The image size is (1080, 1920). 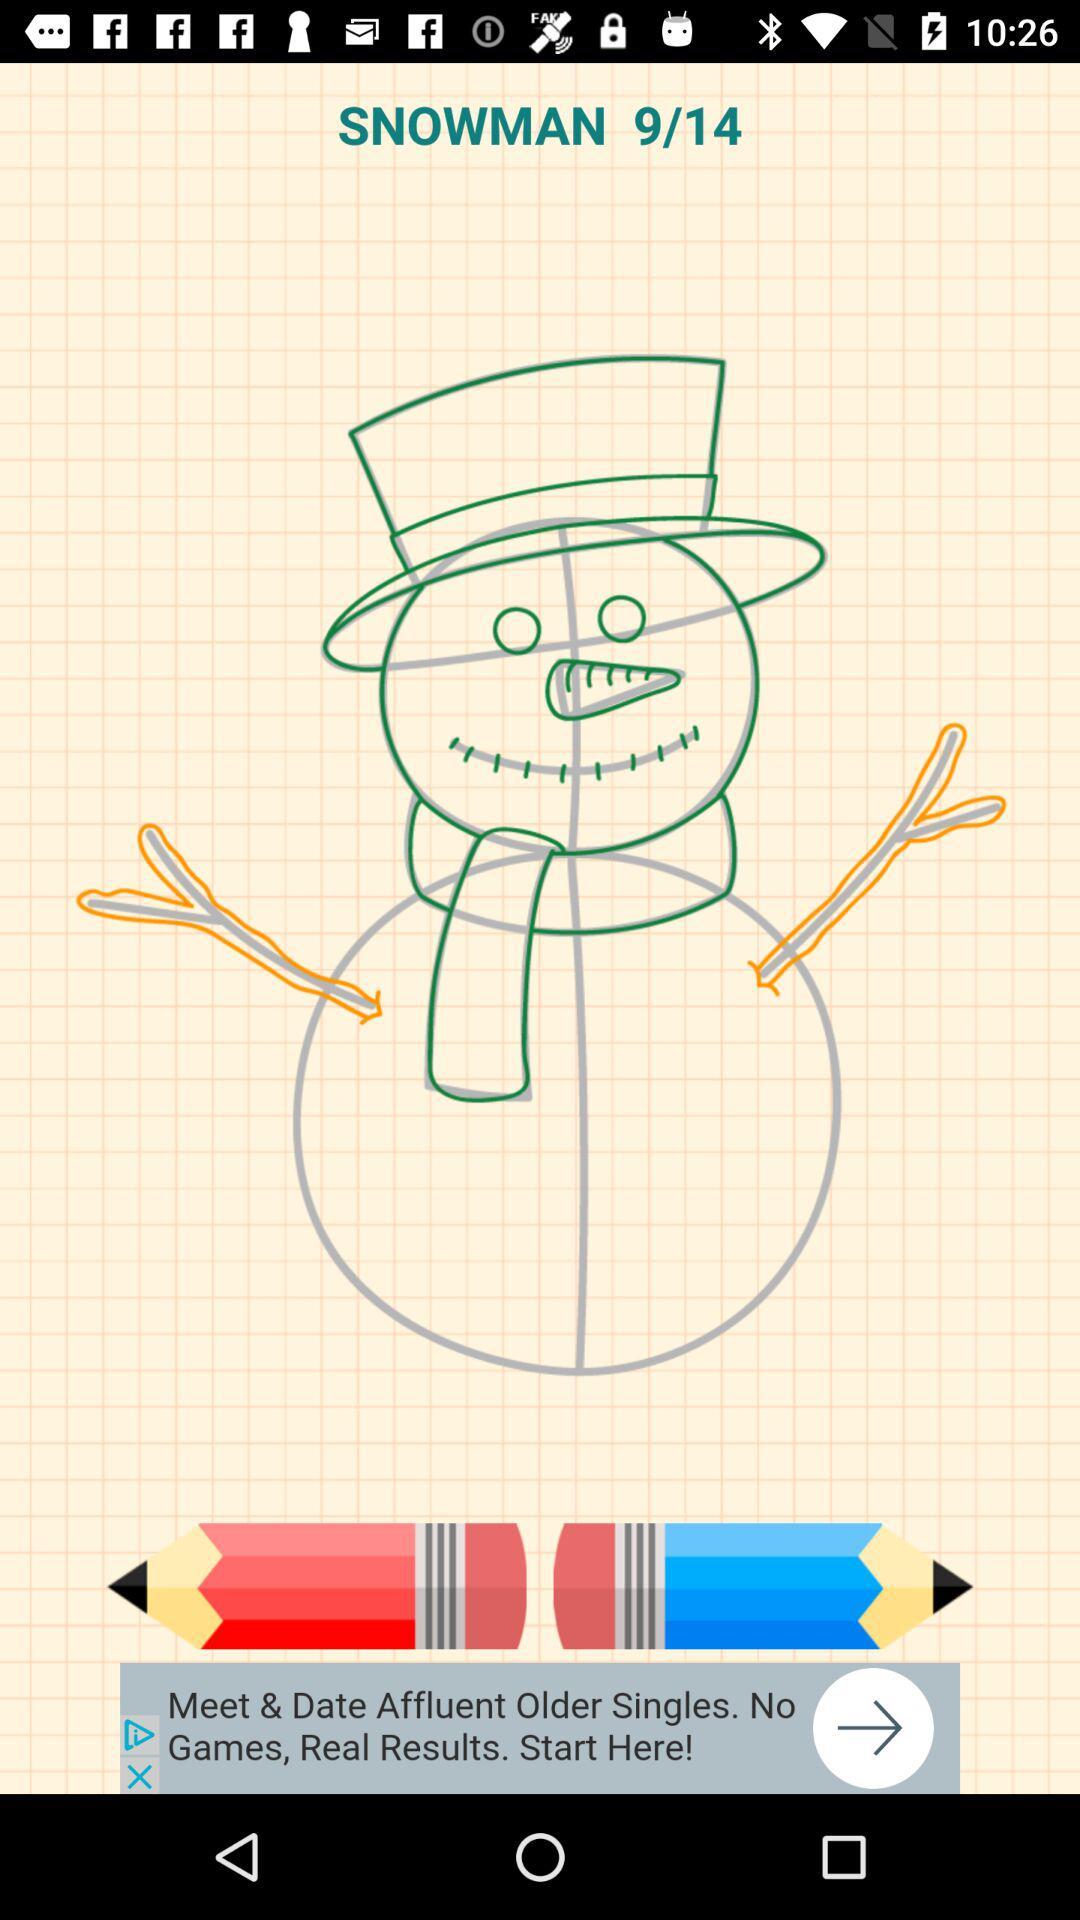 What do you see at coordinates (540, 1727) in the screenshot?
I see `the advertised site` at bounding box center [540, 1727].